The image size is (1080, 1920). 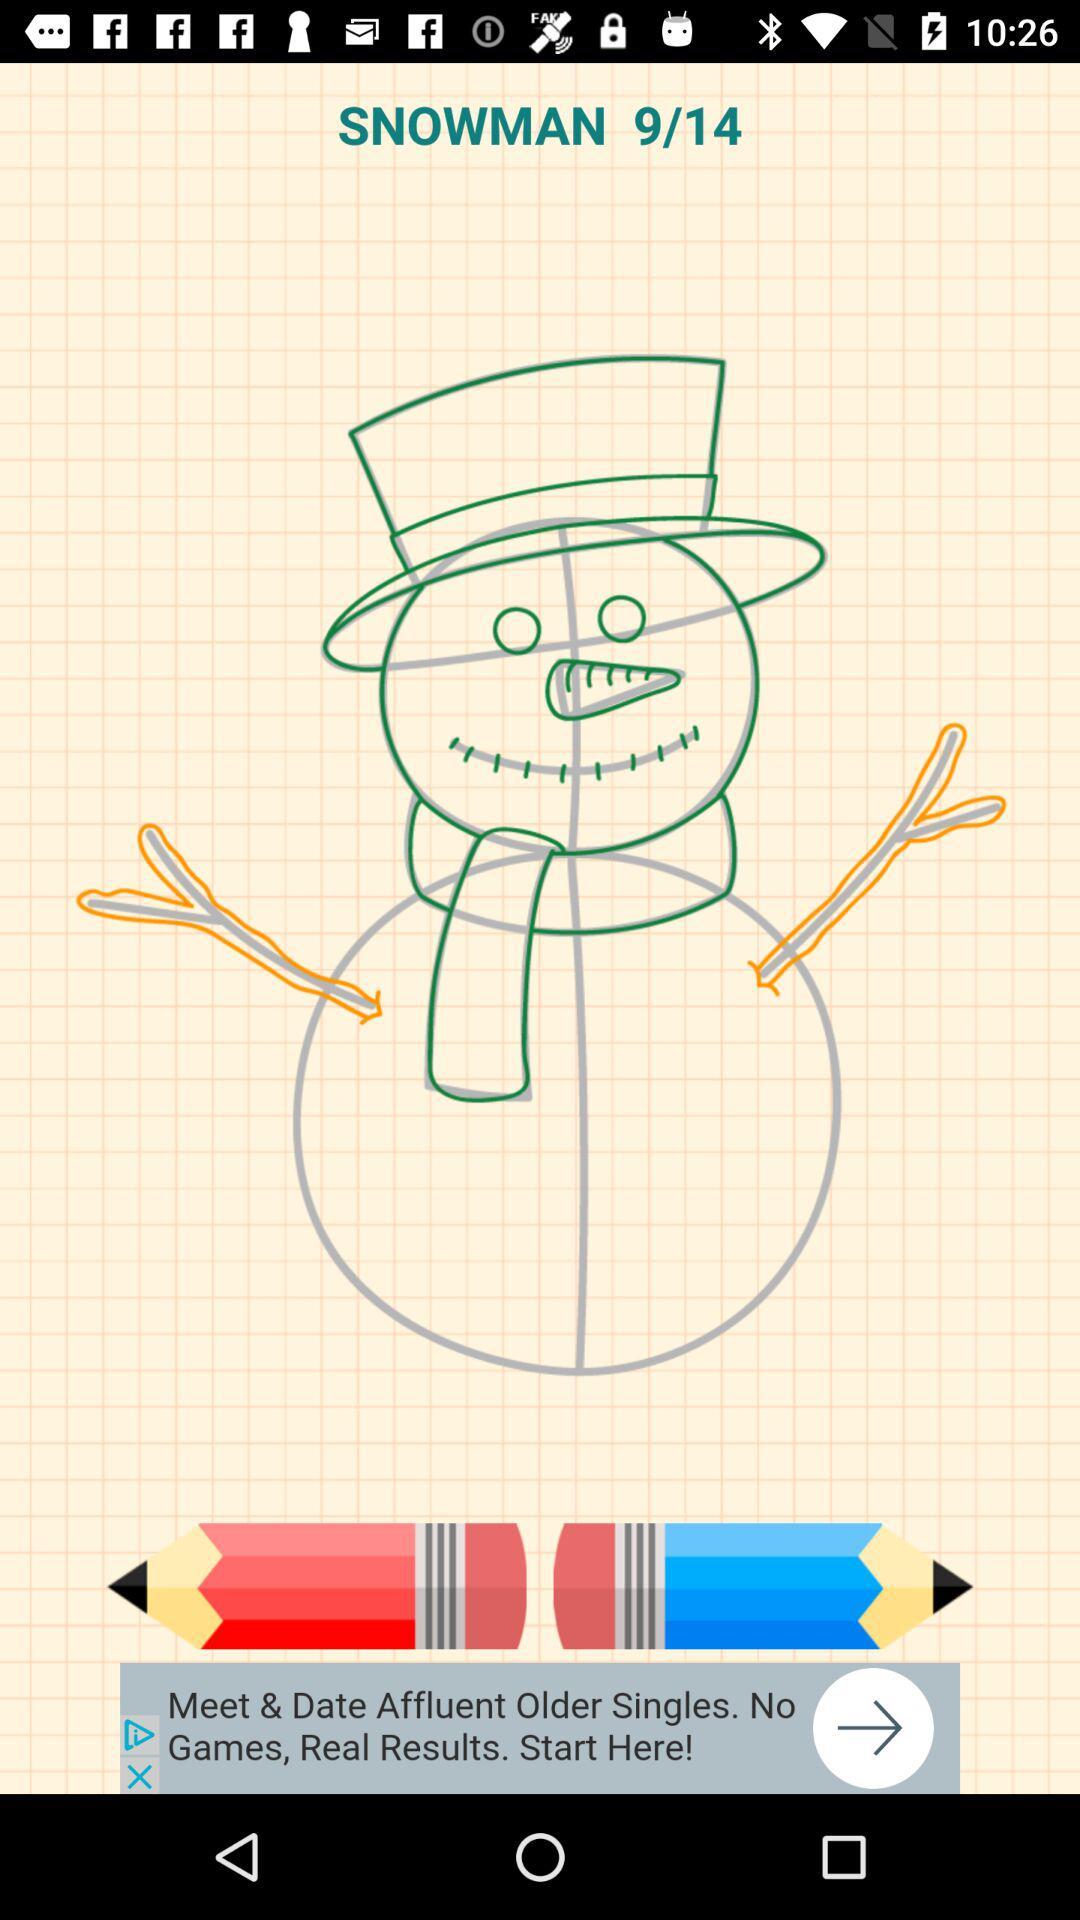 What do you see at coordinates (540, 1727) in the screenshot?
I see `the advertised site` at bounding box center [540, 1727].